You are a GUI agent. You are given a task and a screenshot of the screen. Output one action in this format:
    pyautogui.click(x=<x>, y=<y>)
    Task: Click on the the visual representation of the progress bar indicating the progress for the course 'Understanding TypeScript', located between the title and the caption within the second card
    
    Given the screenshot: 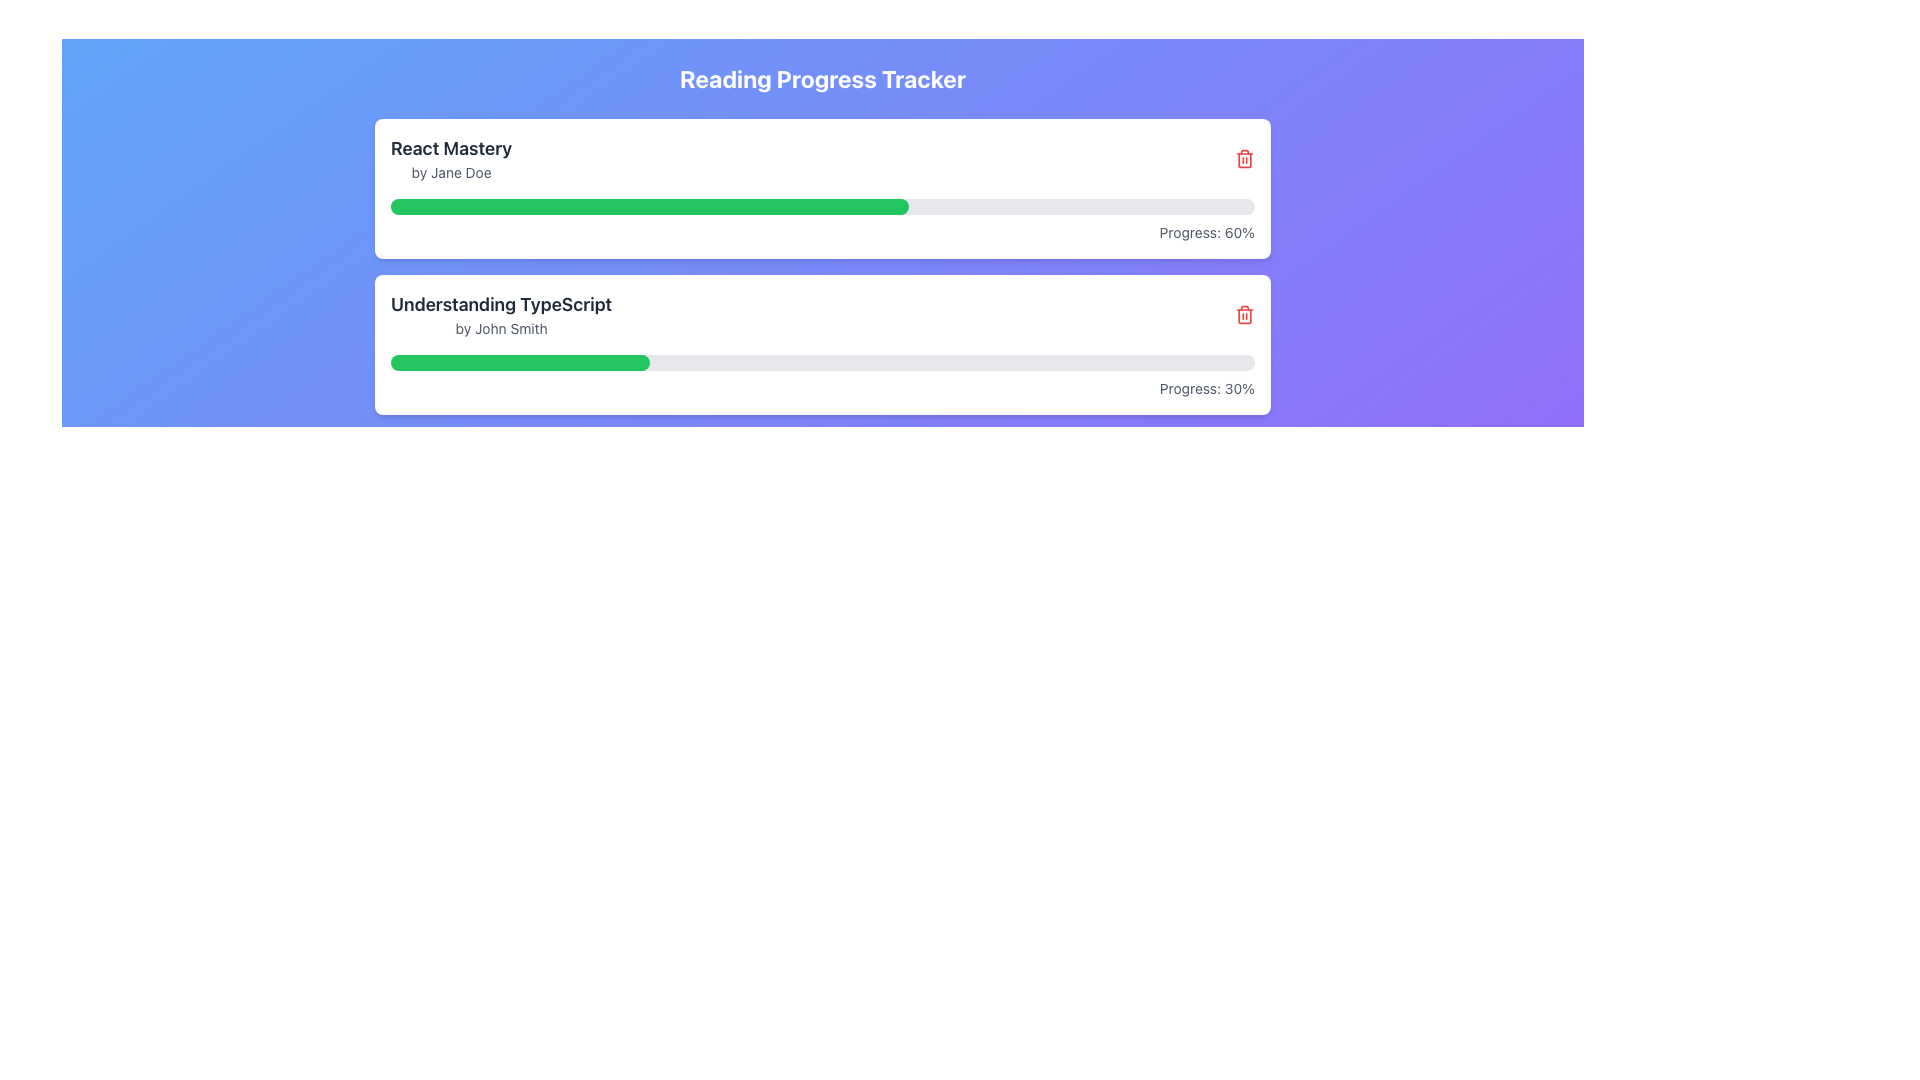 What is the action you would take?
    pyautogui.click(x=822, y=362)
    